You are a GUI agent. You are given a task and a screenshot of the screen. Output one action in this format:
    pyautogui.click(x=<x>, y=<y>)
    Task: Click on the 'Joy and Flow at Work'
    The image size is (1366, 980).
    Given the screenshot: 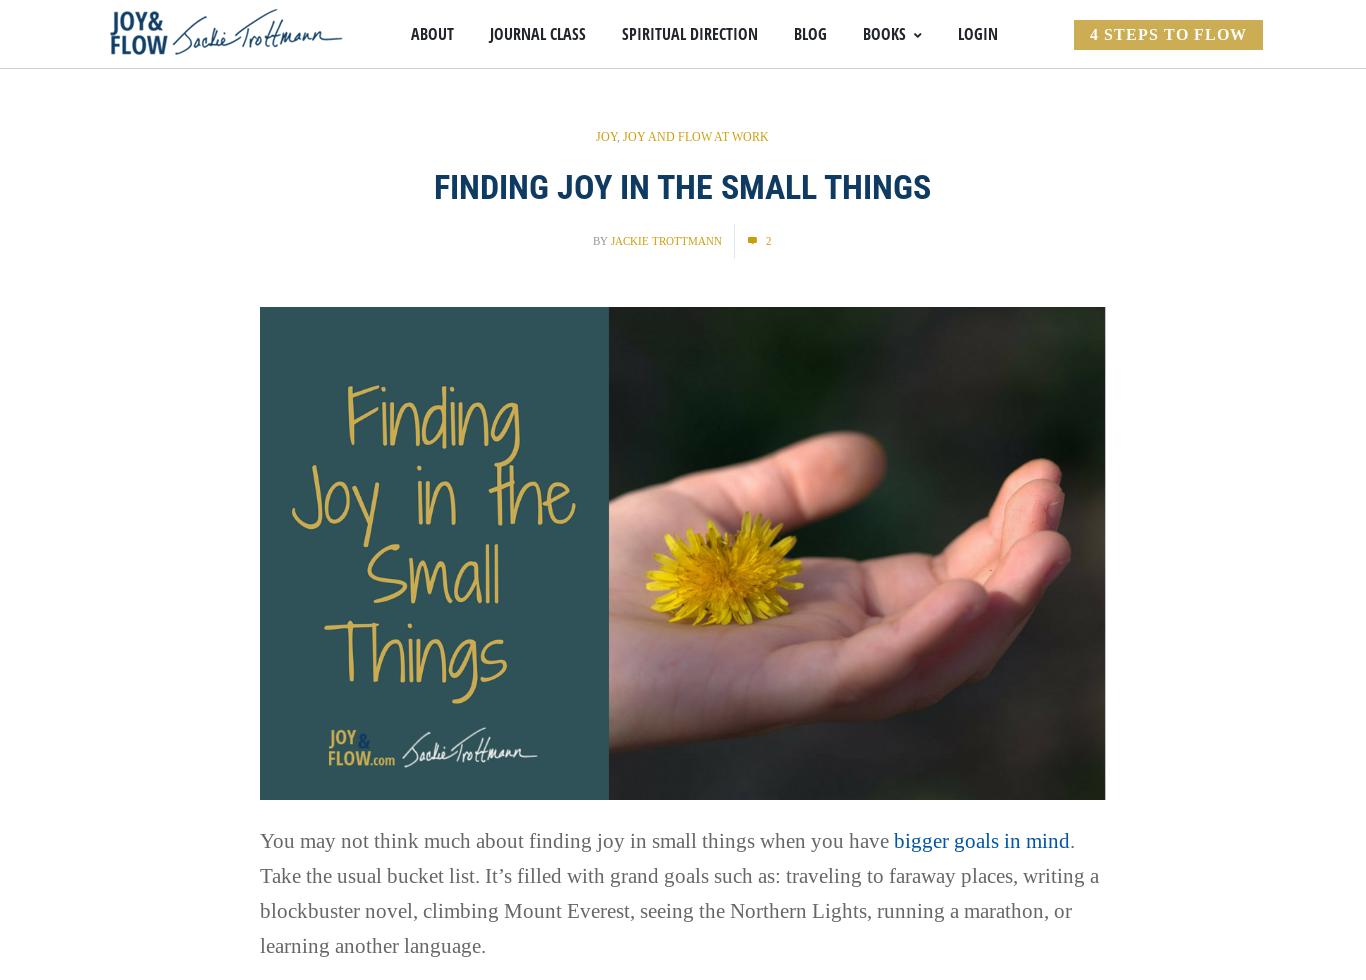 What is the action you would take?
    pyautogui.click(x=695, y=136)
    